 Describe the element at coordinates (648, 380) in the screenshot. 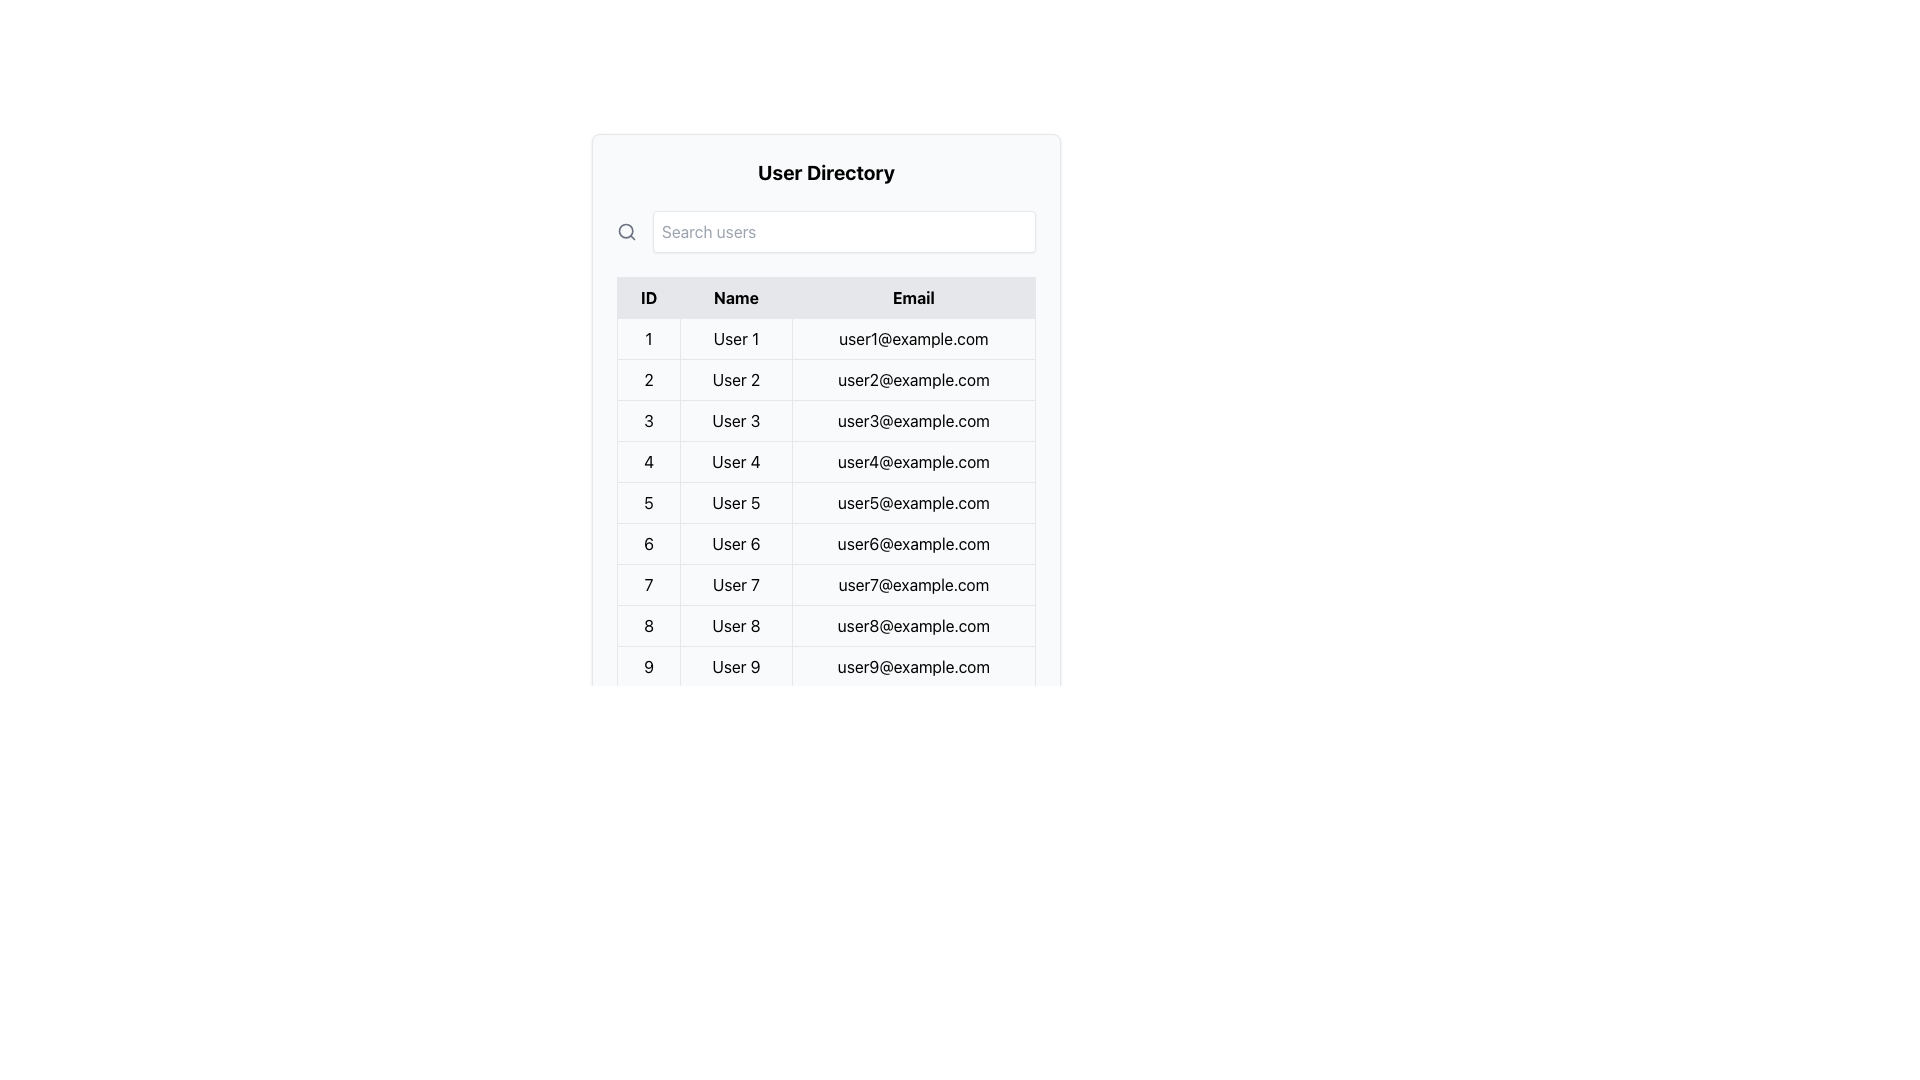

I see `the Table Cell displaying the unique identifier '2', located in the second row under the first column labeled 'ID'` at that location.